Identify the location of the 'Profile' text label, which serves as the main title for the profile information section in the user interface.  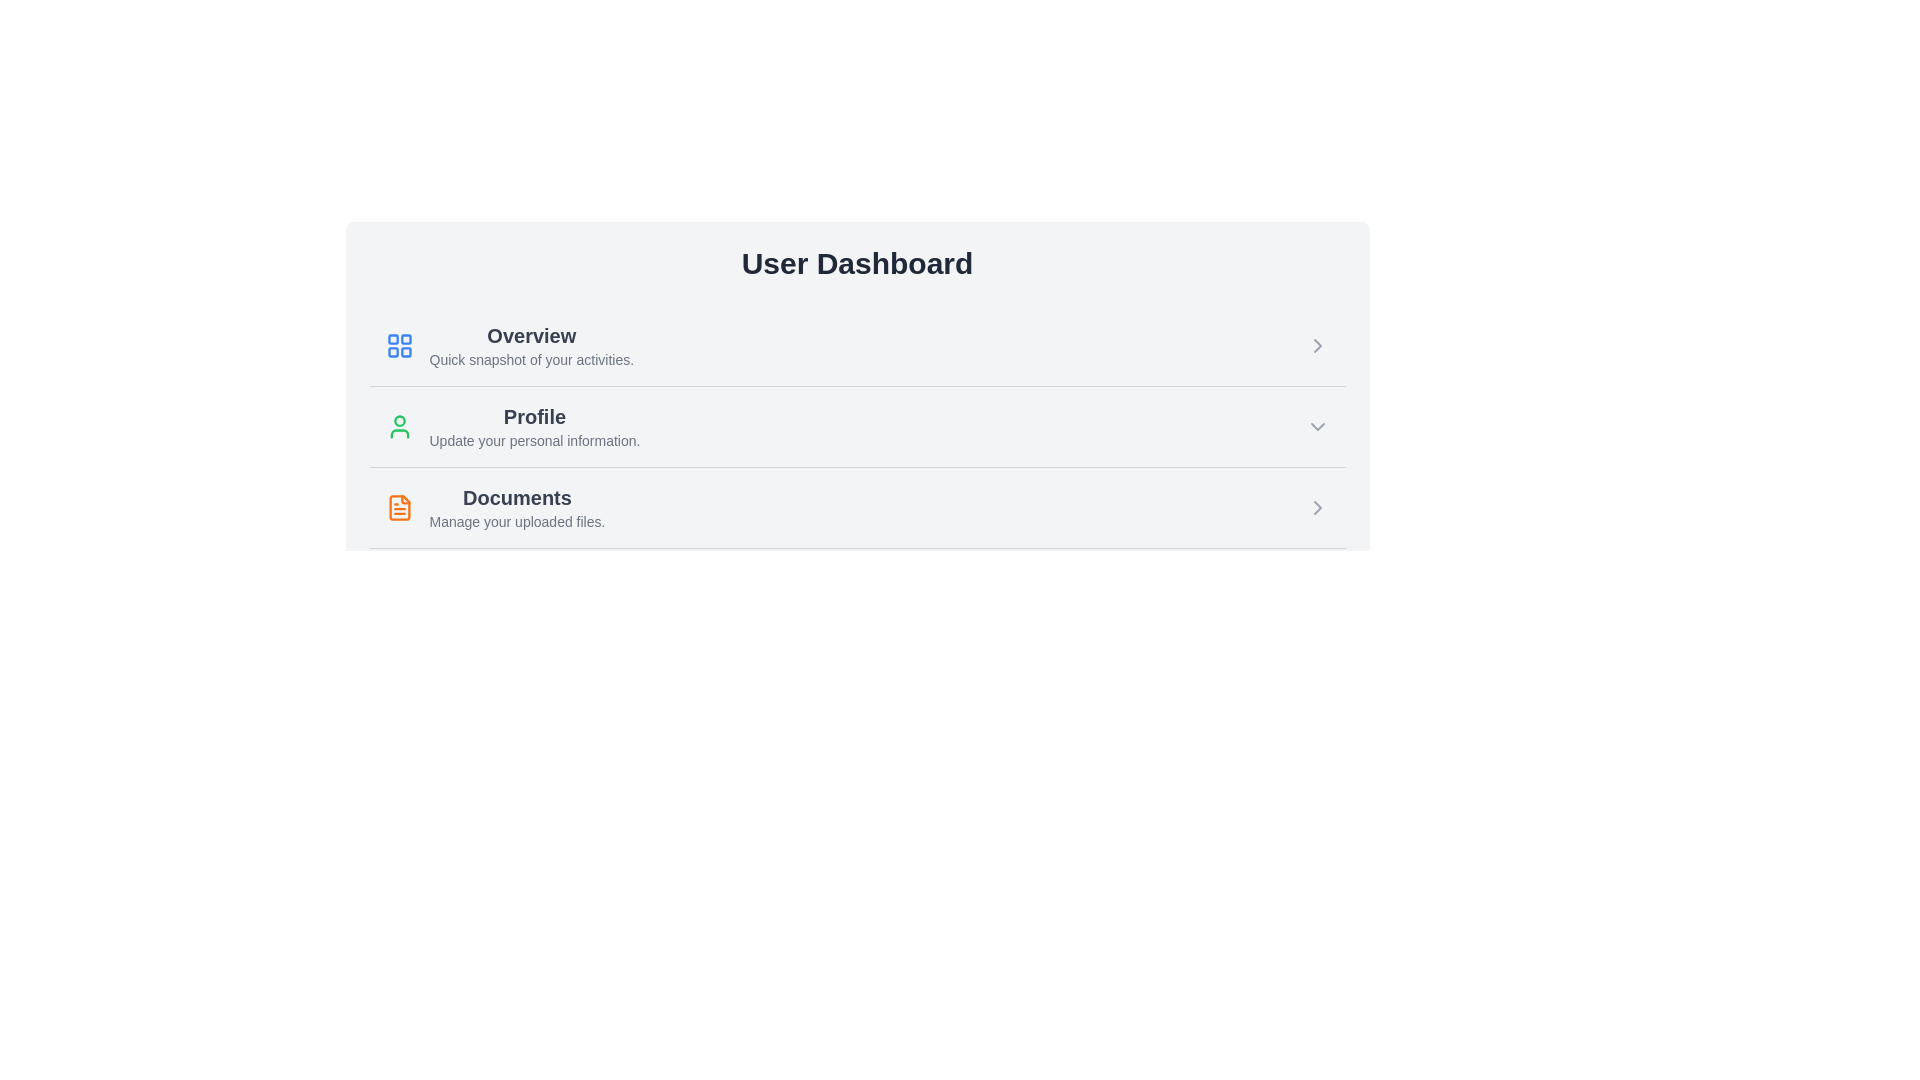
(534, 415).